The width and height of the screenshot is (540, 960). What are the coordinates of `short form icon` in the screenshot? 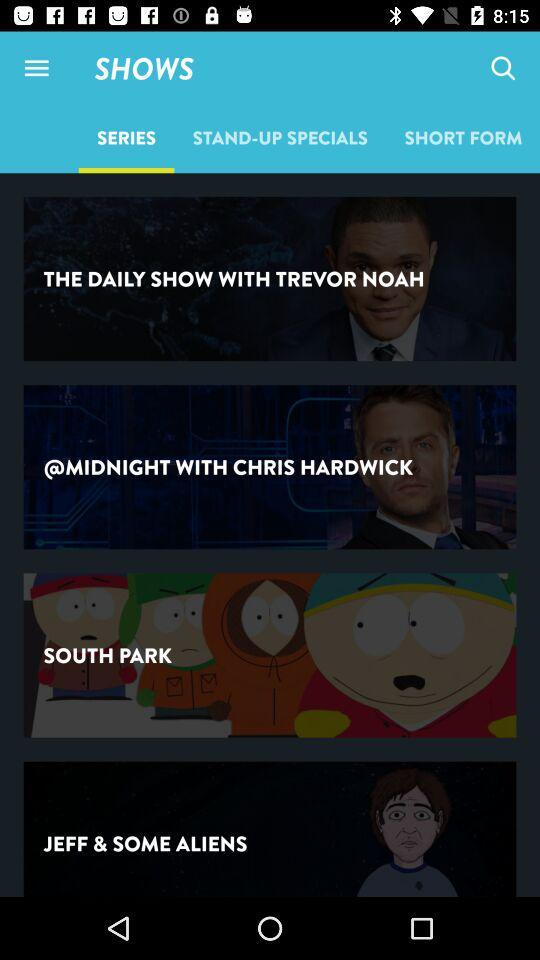 It's located at (463, 136).